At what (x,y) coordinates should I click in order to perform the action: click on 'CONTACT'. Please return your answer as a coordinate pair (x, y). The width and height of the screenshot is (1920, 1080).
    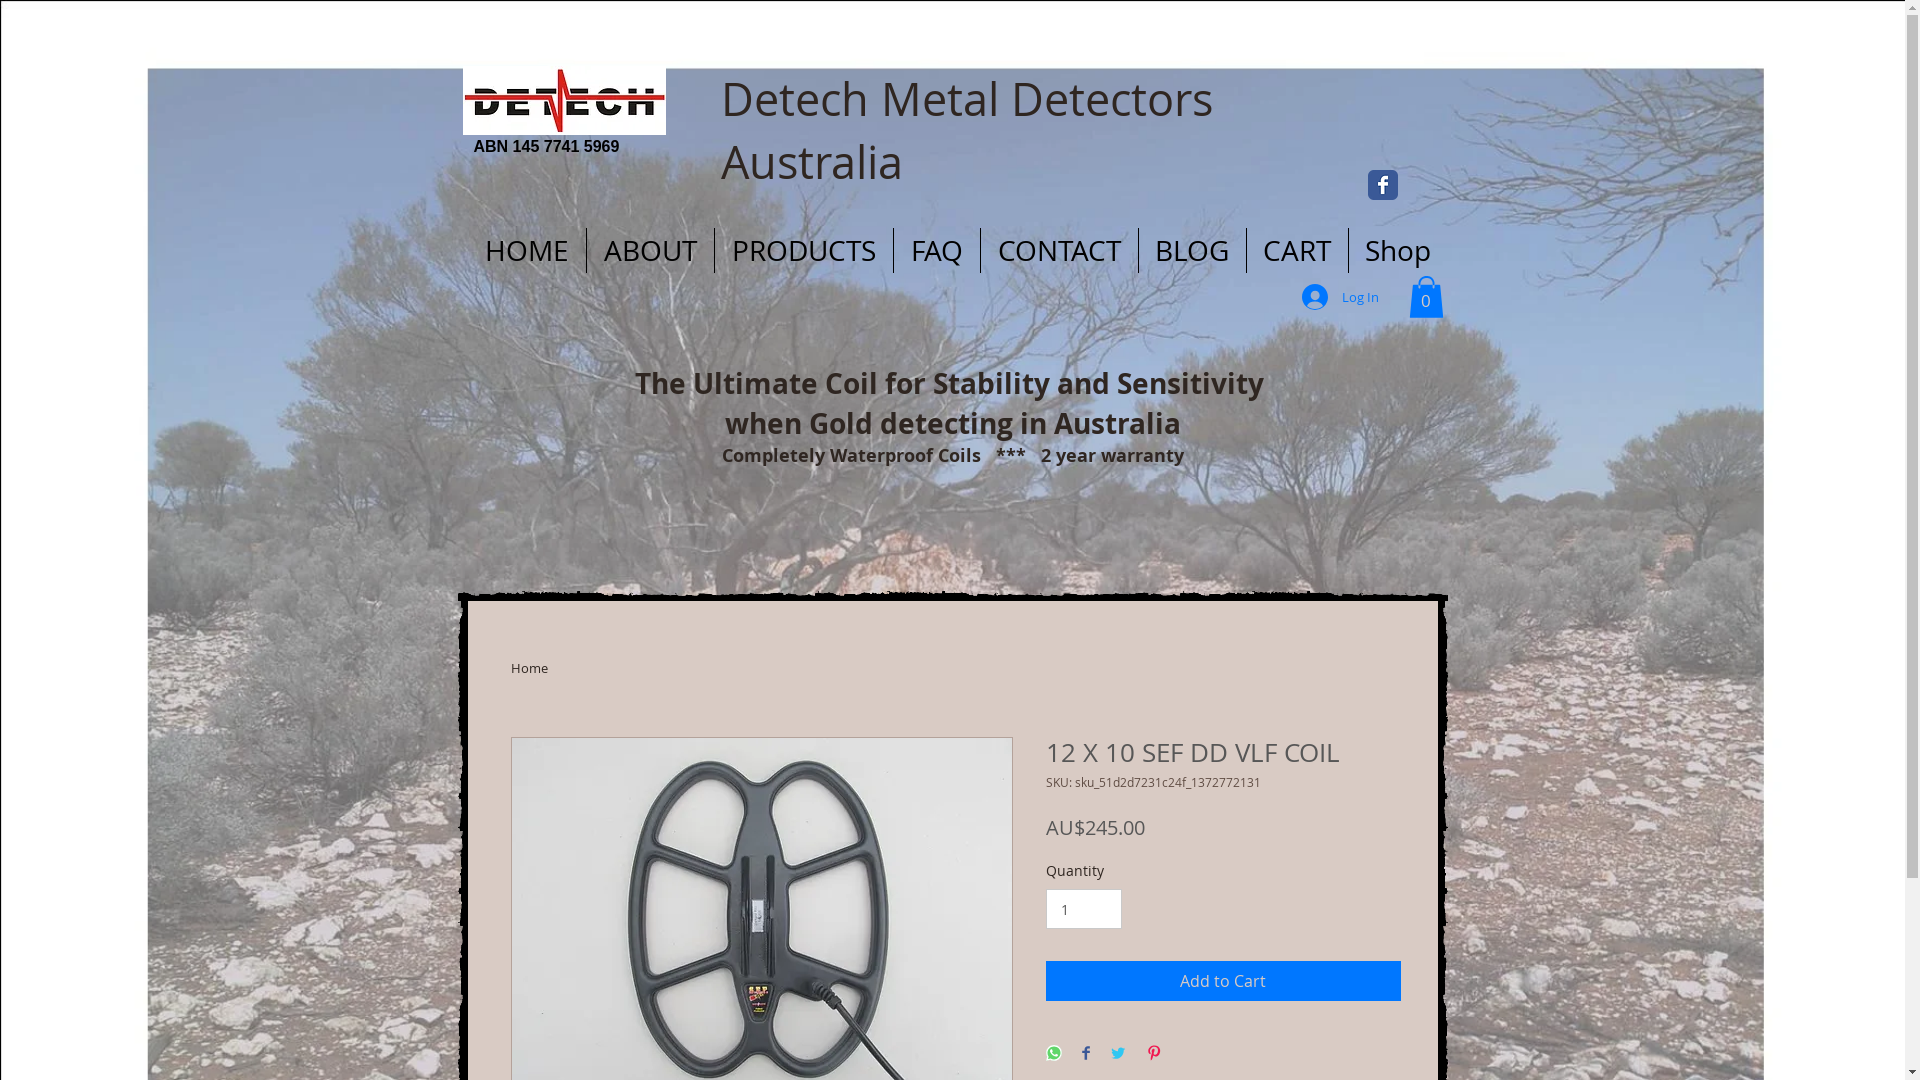
    Looking at the image, I should click on (979, 249).